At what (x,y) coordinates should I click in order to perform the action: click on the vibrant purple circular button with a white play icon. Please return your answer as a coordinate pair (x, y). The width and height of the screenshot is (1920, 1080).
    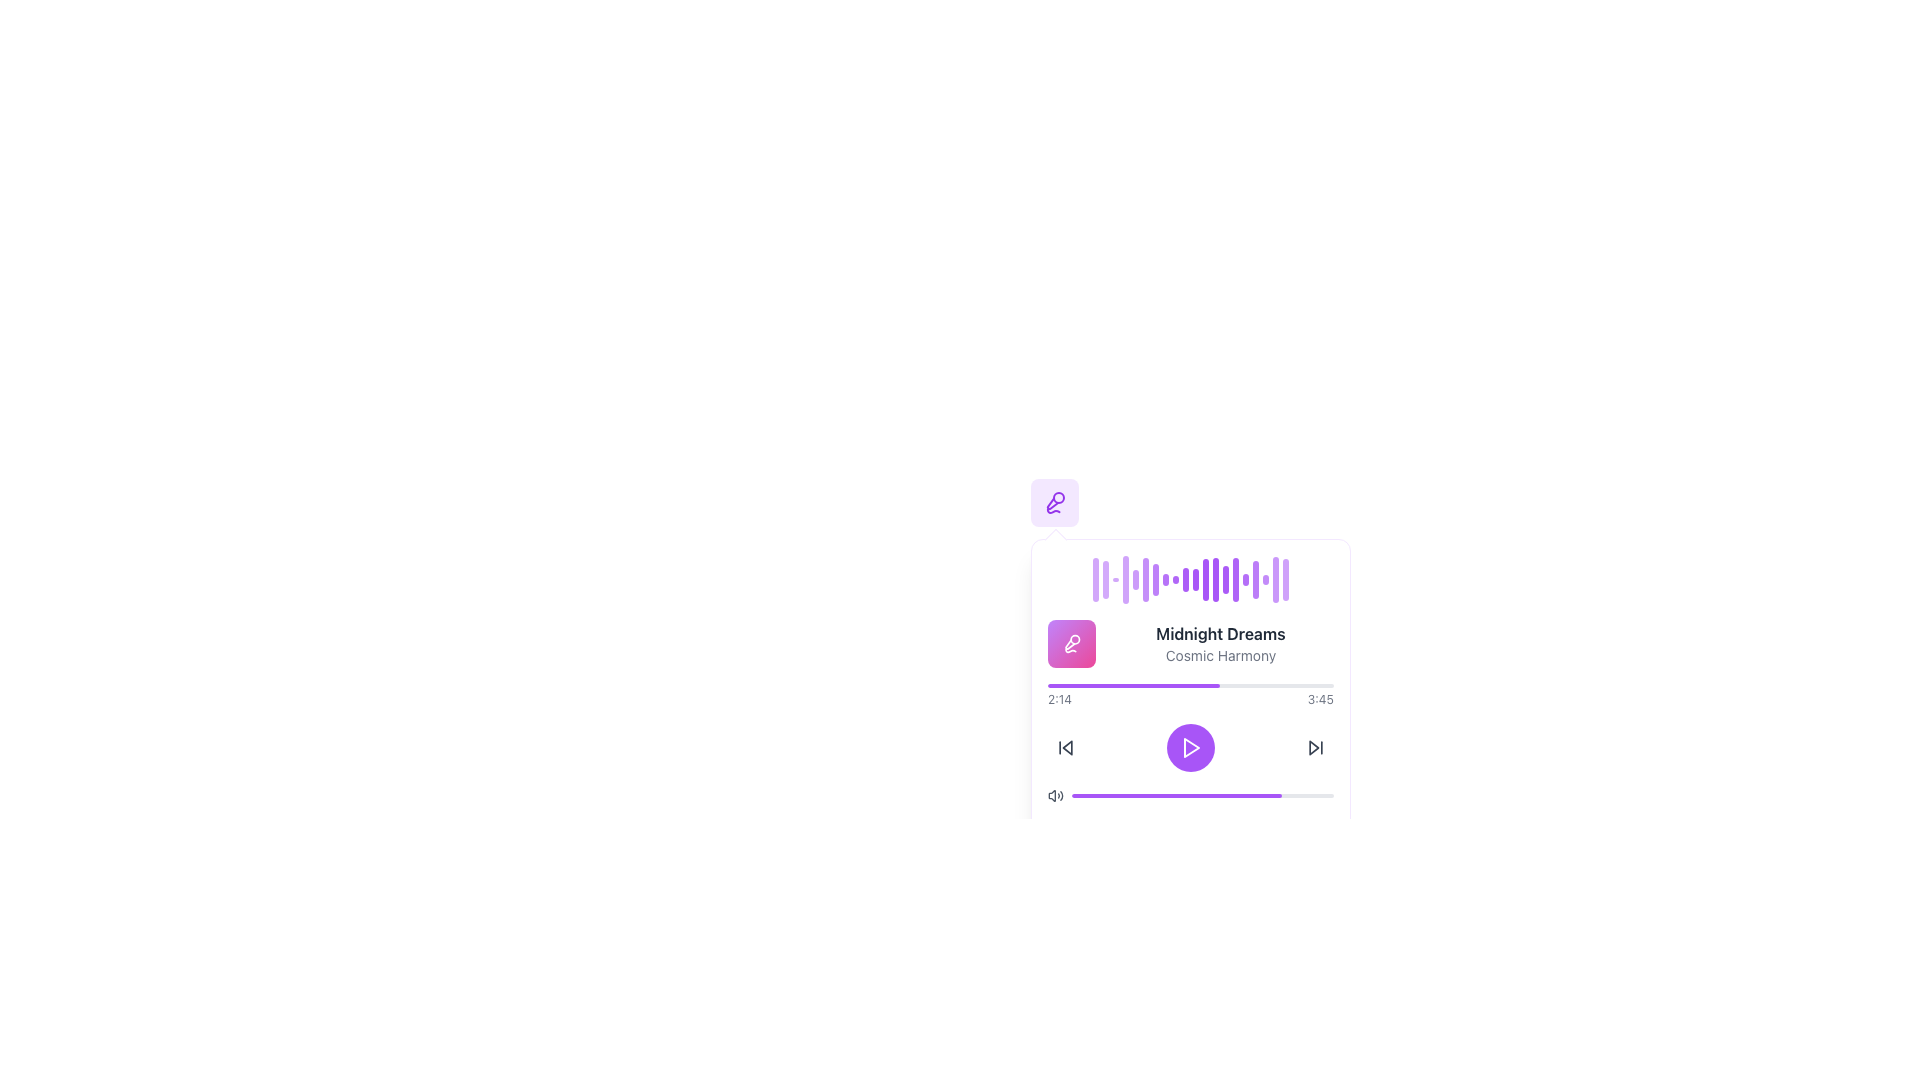
    Looking at the image, I should click on (1190, 748).